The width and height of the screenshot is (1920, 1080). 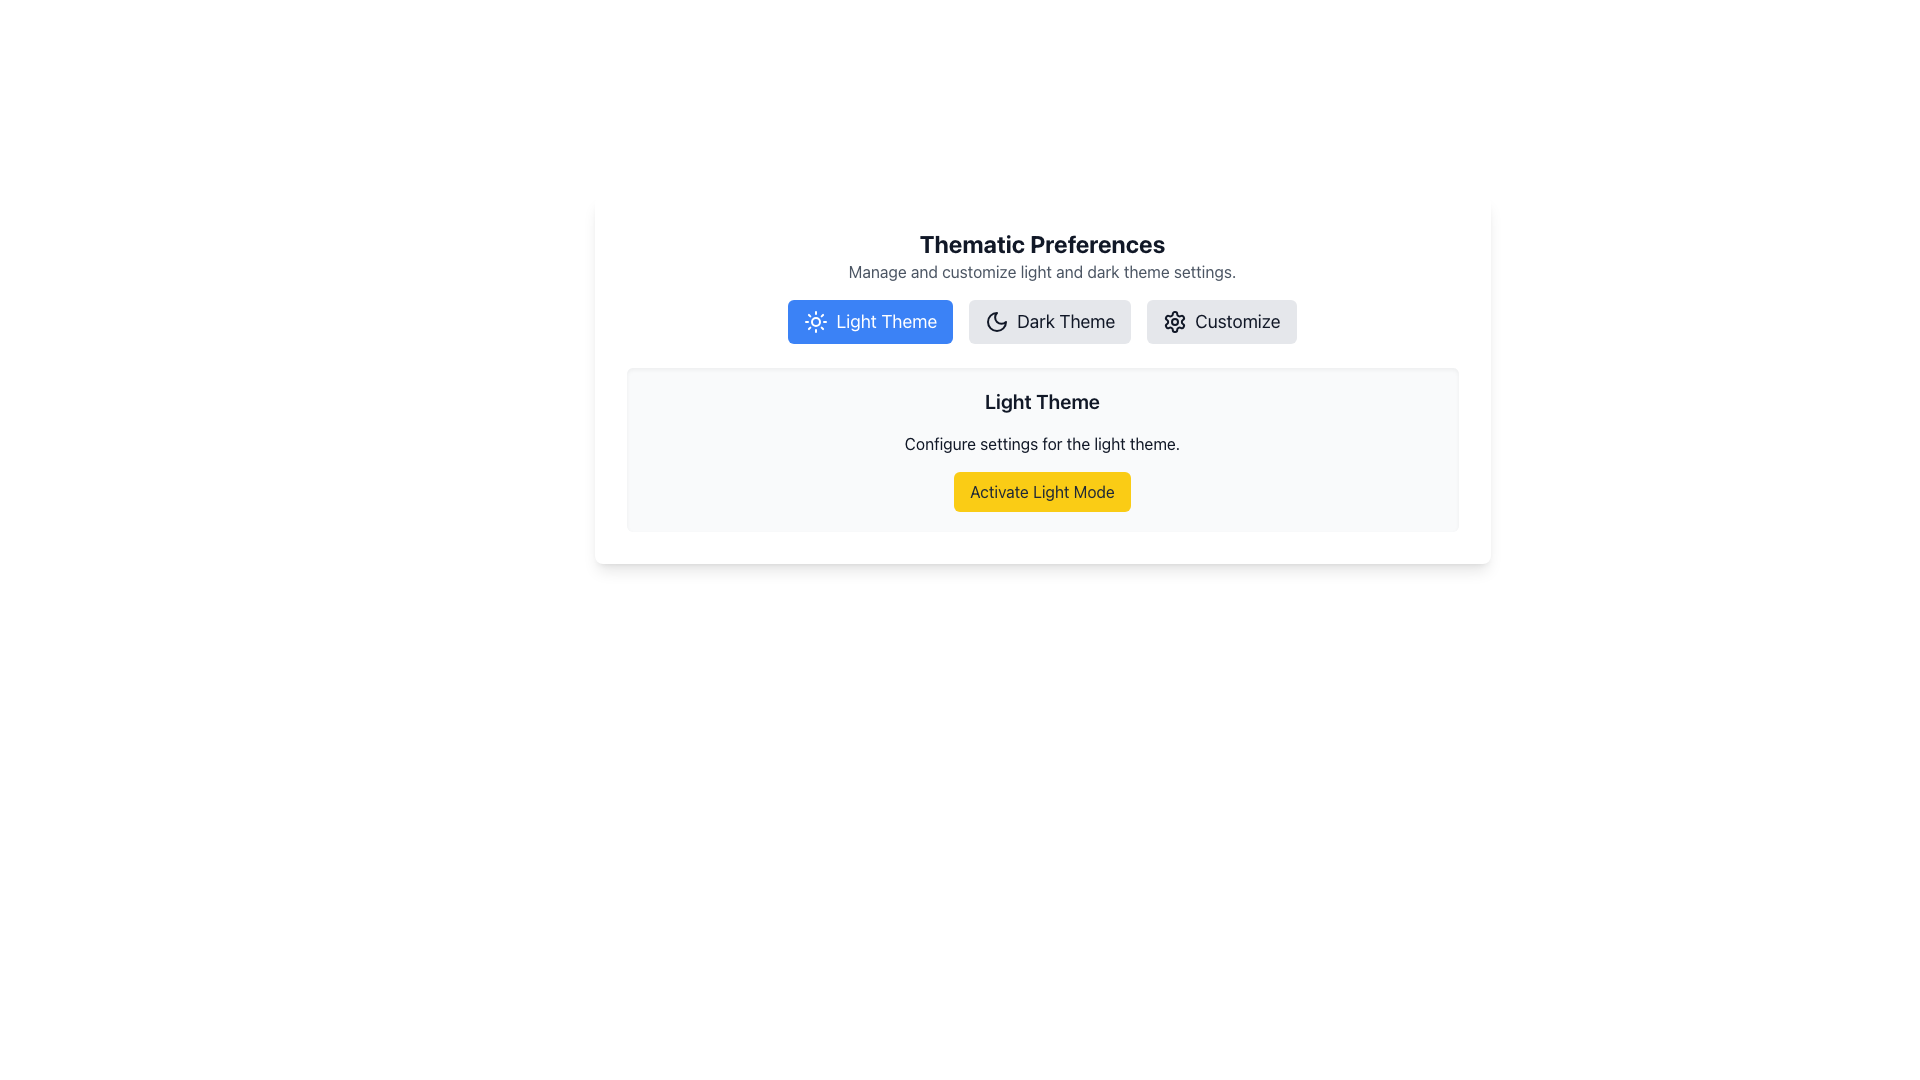 What do you see at coordinates (997, 320) in the screenshot?
I see `the 'Dark Theme' icon located in the 'Thematic Preferences' section of the interface` at bounding box center [997, 320].